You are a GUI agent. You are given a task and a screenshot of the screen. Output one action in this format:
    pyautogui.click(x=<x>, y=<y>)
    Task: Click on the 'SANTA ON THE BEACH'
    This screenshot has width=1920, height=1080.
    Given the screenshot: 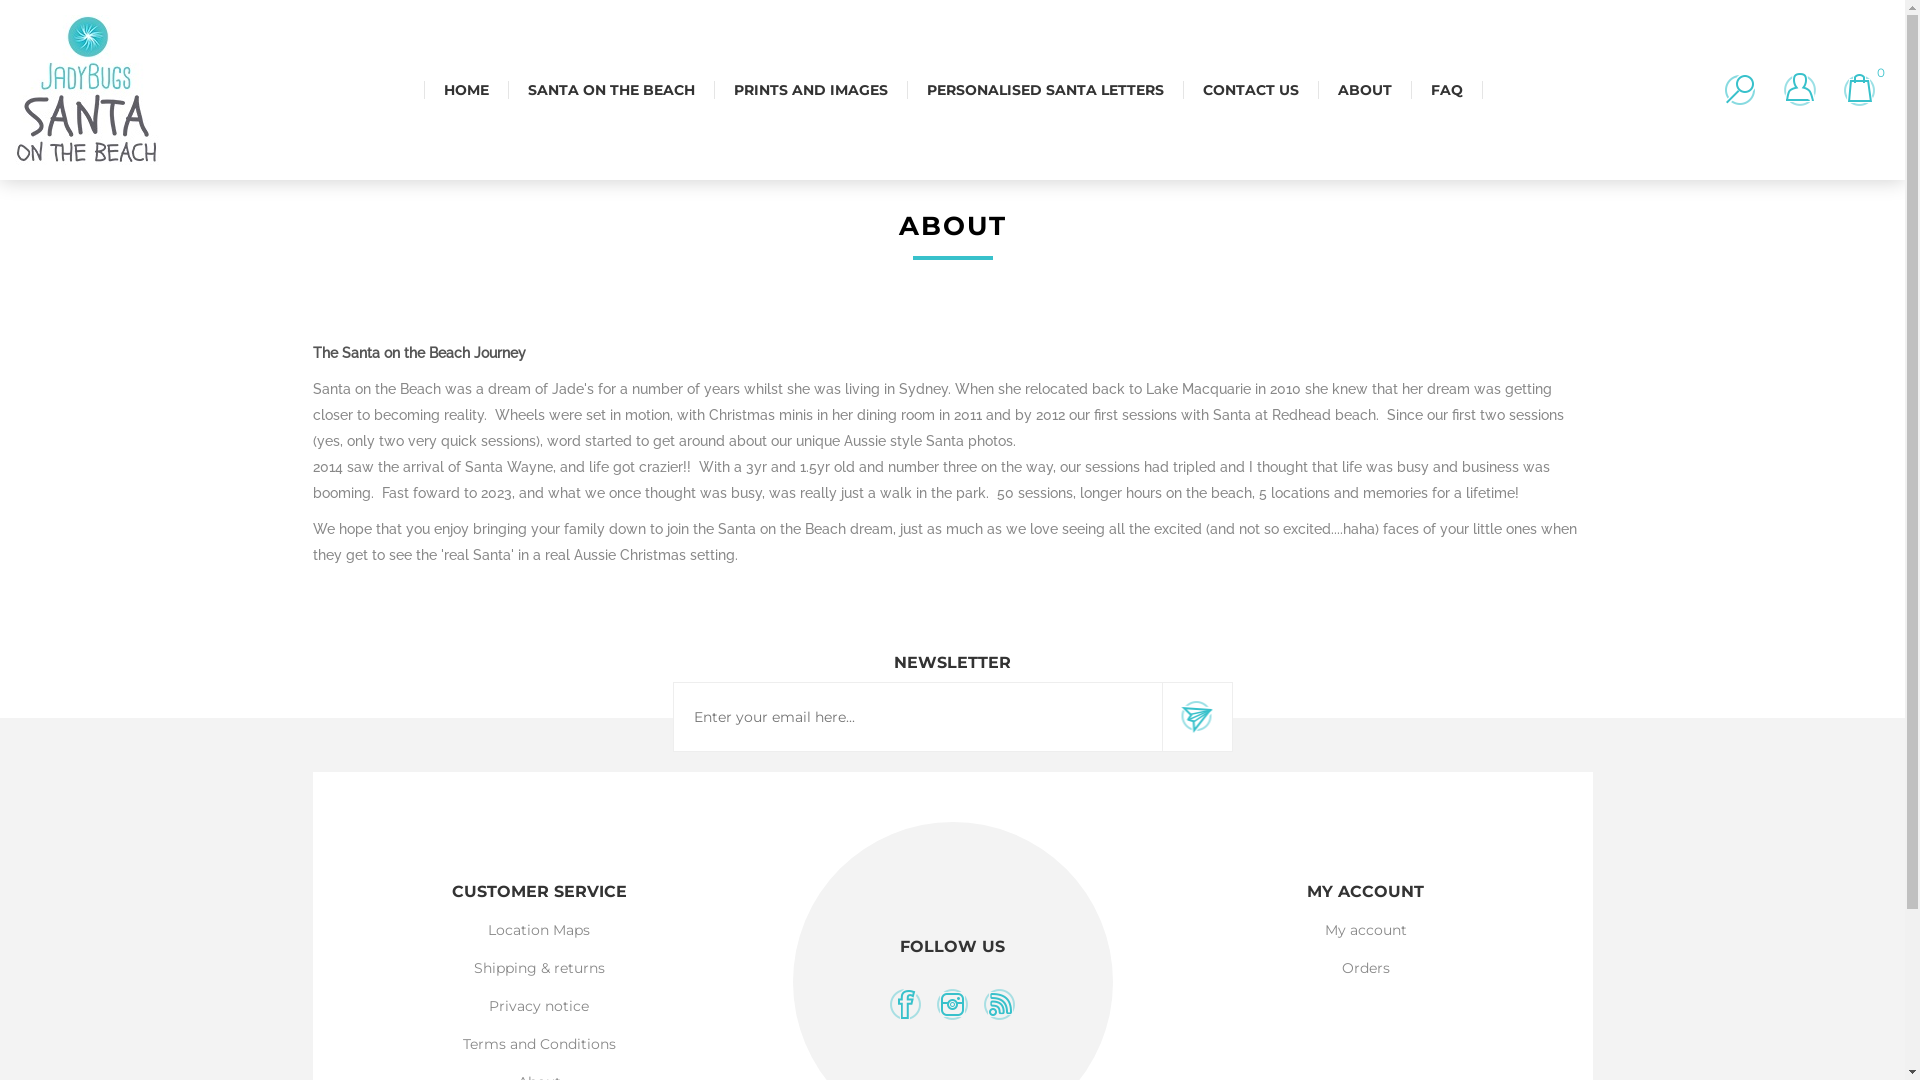 What is the action you would take?
    pyautogui.click(x=508, y=88)
    